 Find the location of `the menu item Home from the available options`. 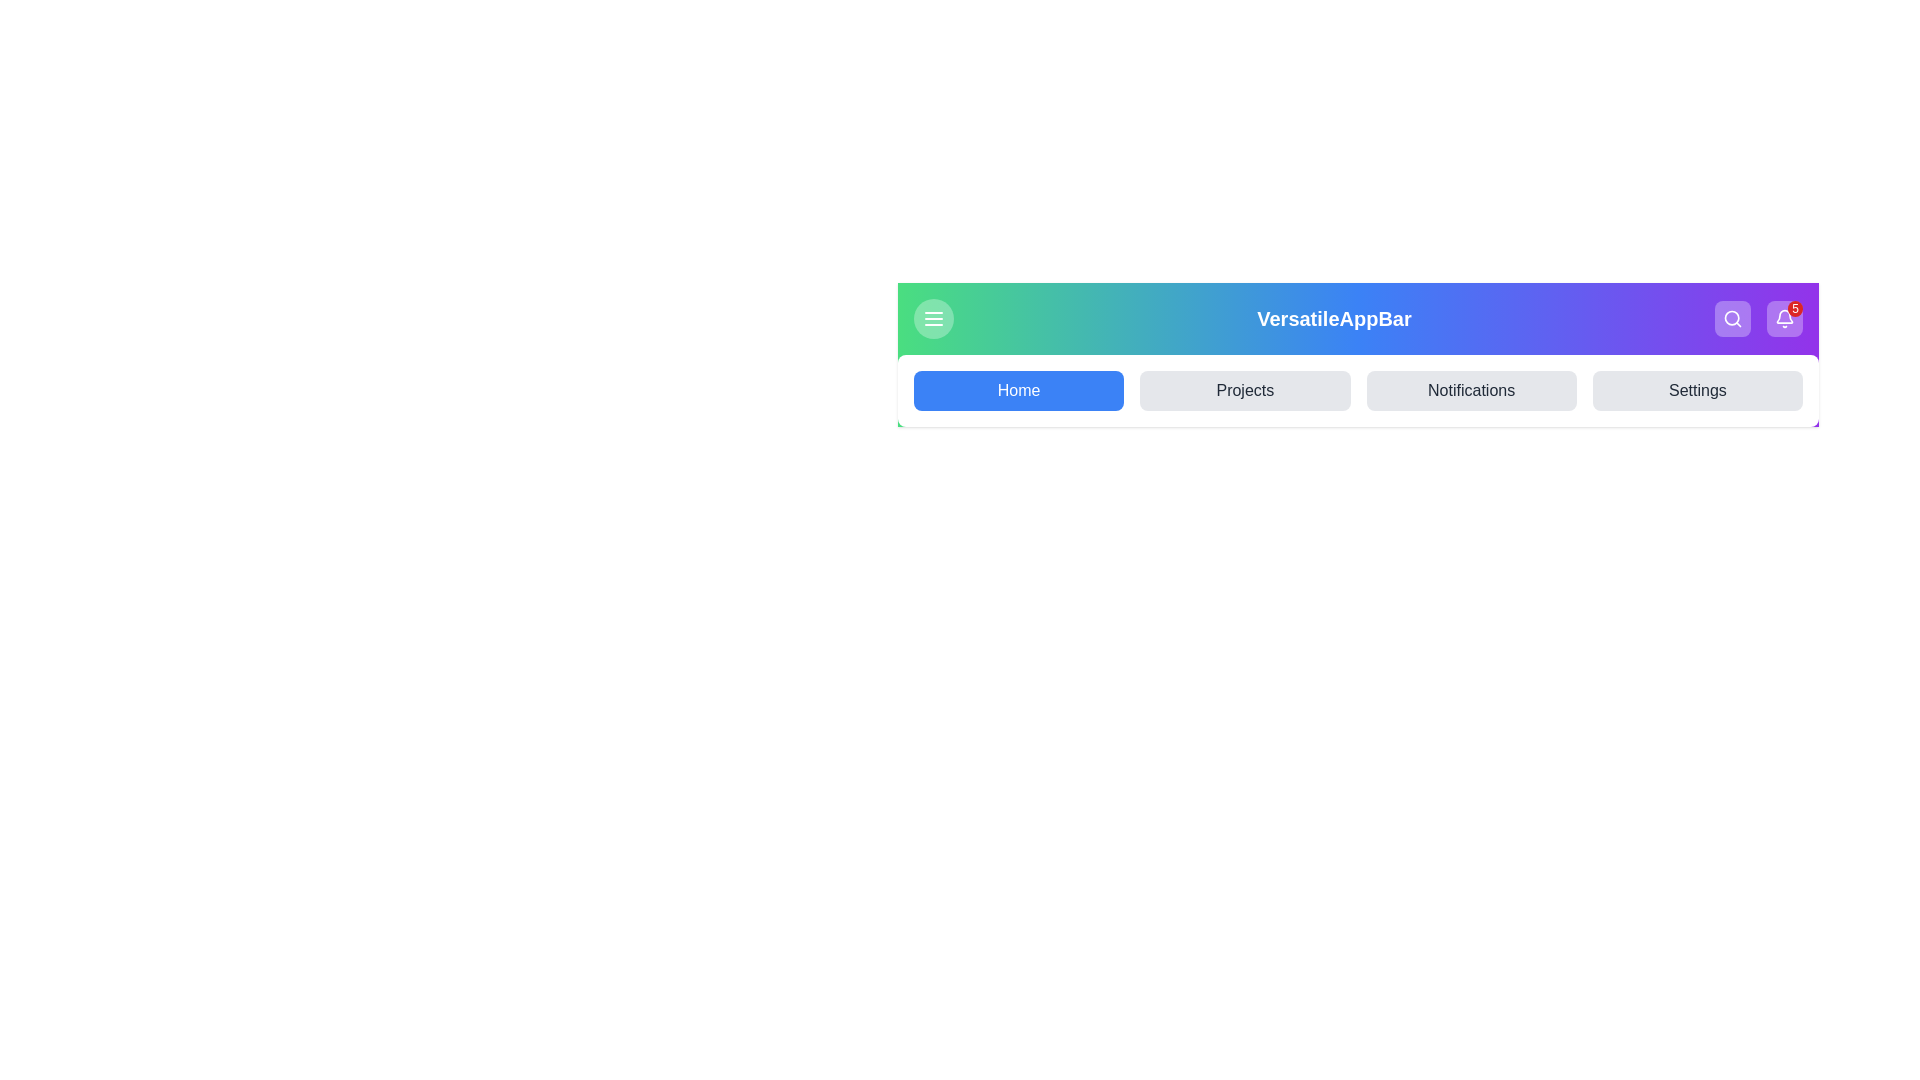

the menu item Home from the available options is located at coordinates (1019, 390).